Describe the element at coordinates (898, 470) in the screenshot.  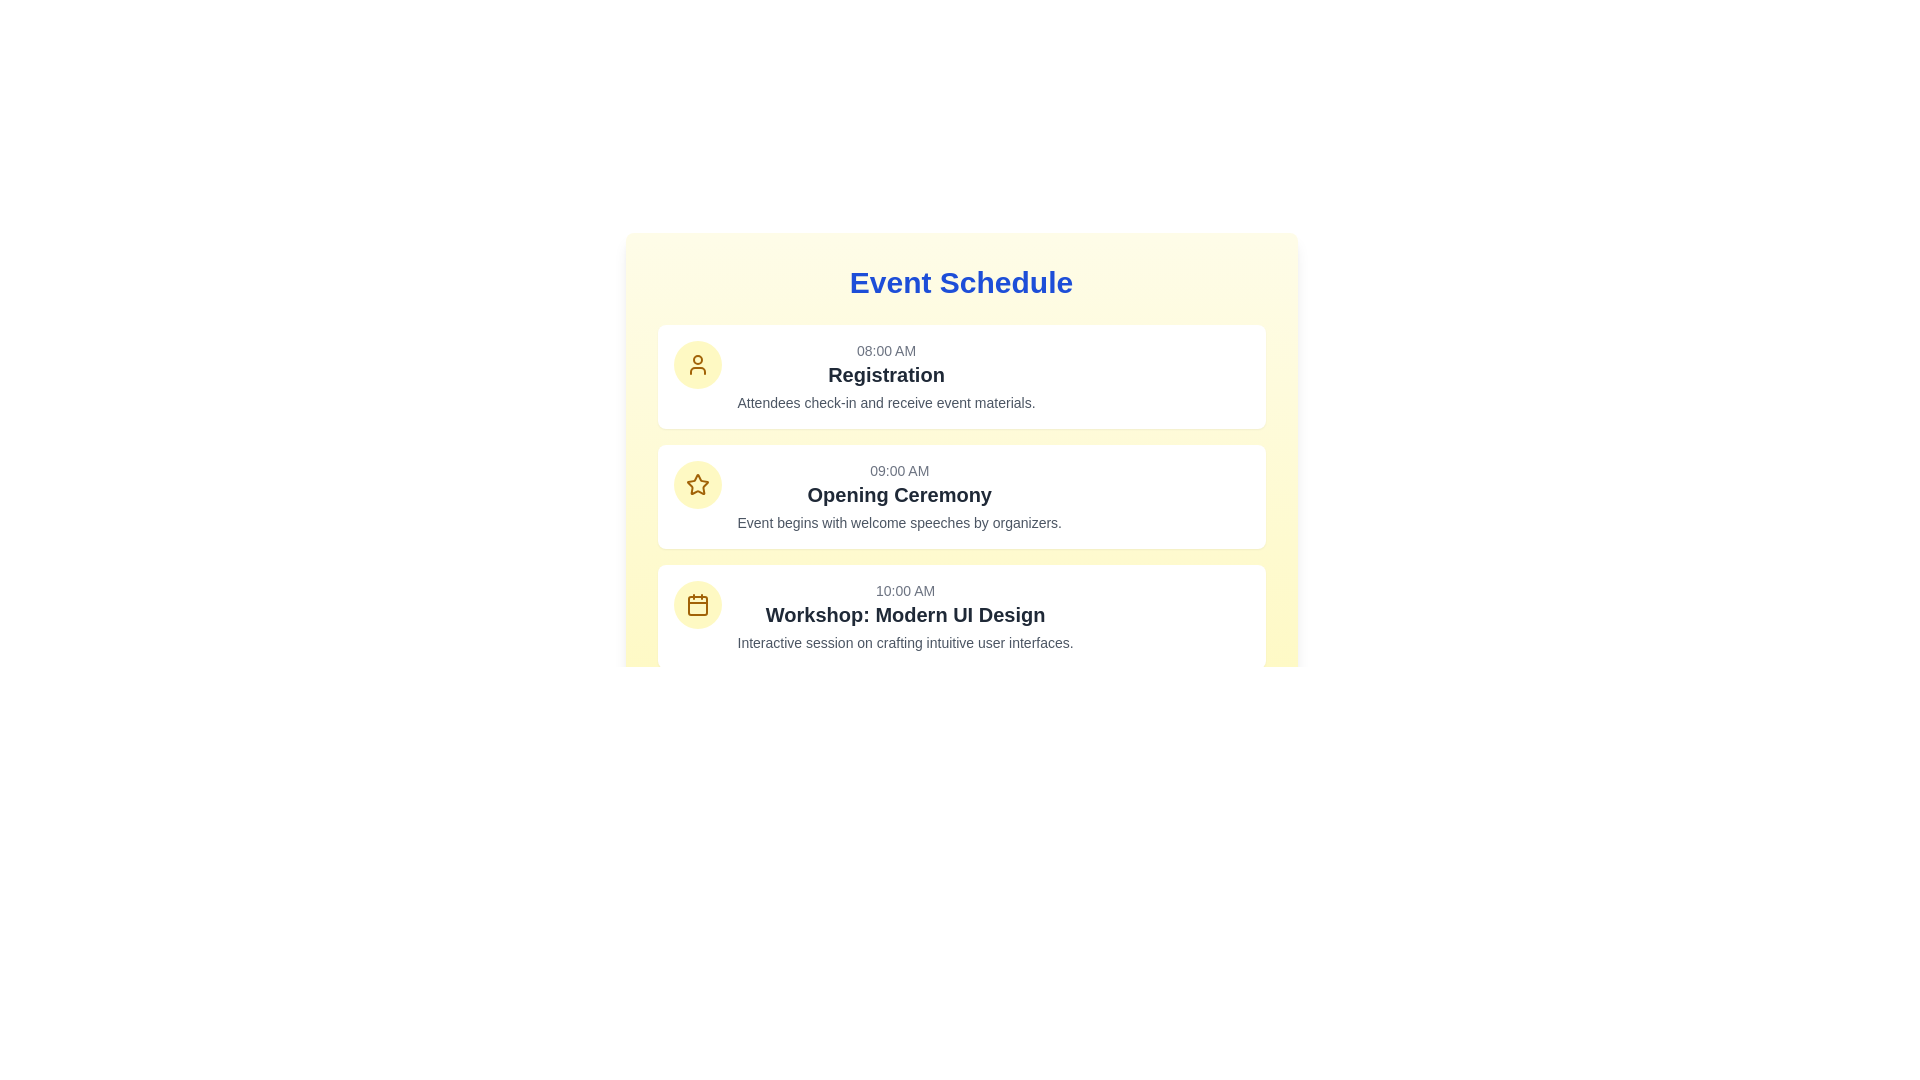
I see `the text label displaying '09:00 AM' in gray font, located above the title 'Opening Ceremony' in the second event block` at that location.